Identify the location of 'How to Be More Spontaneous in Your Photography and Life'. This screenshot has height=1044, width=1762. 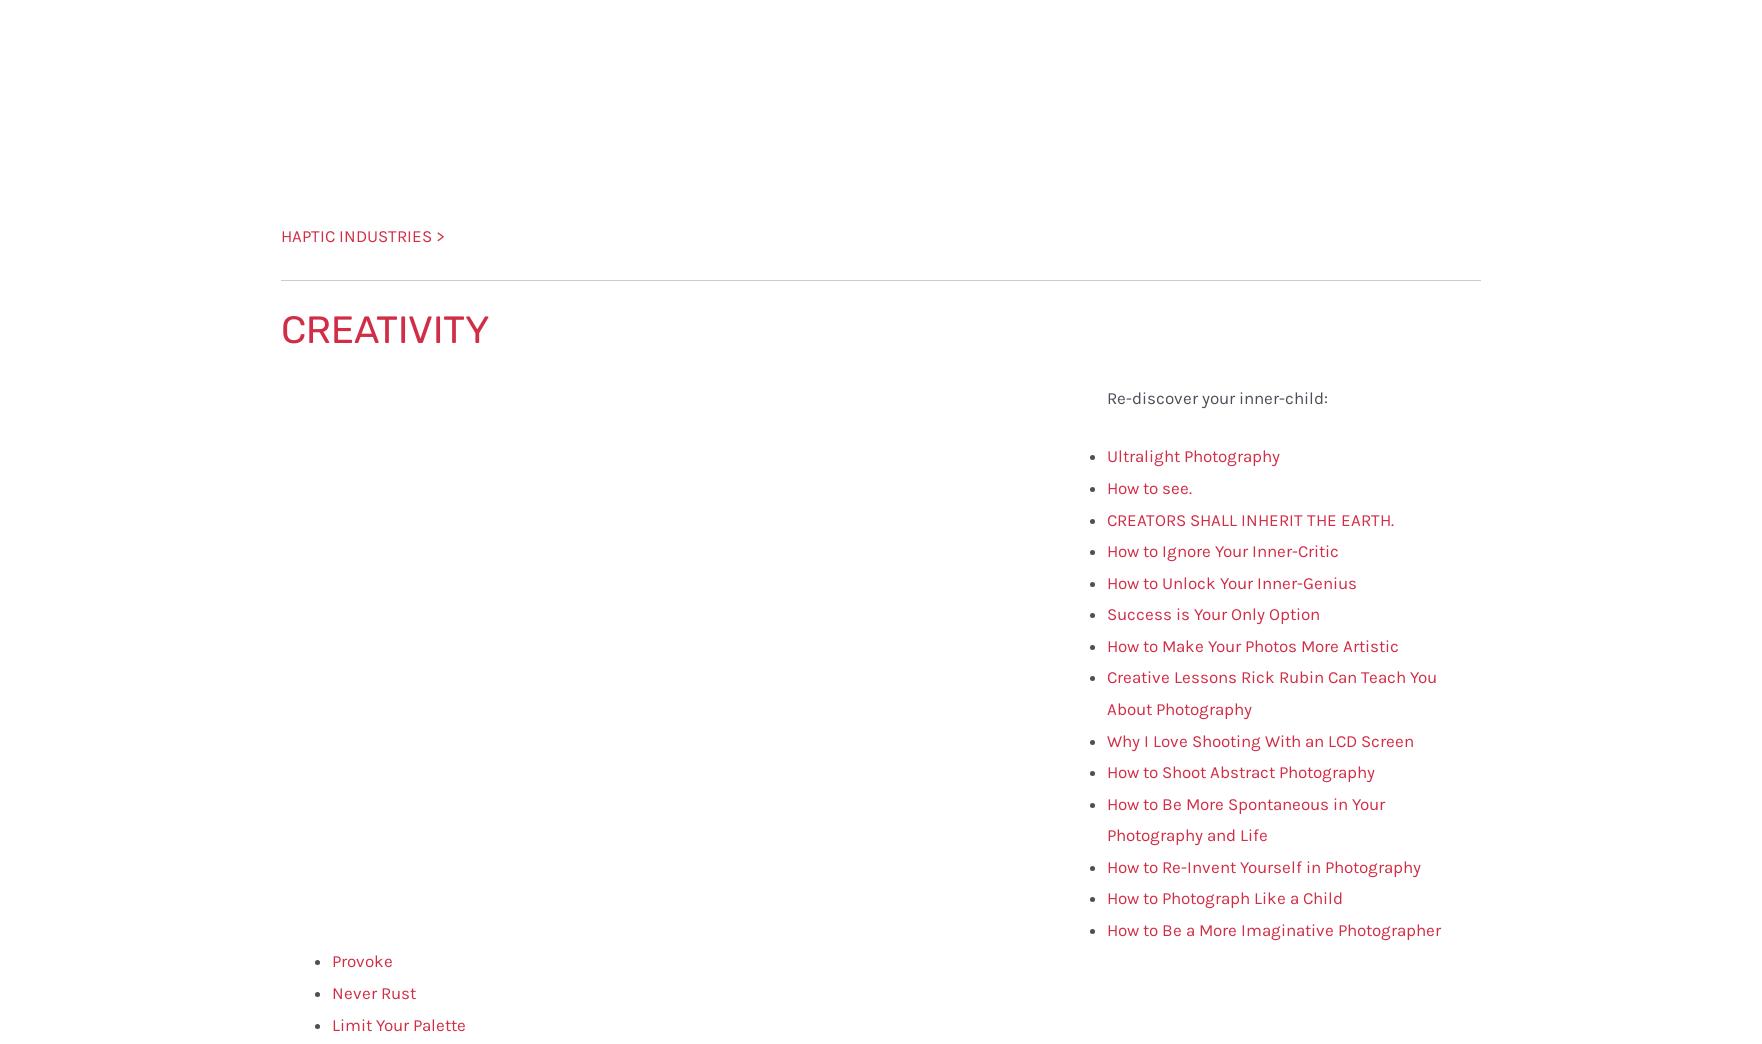
(1245, 818).